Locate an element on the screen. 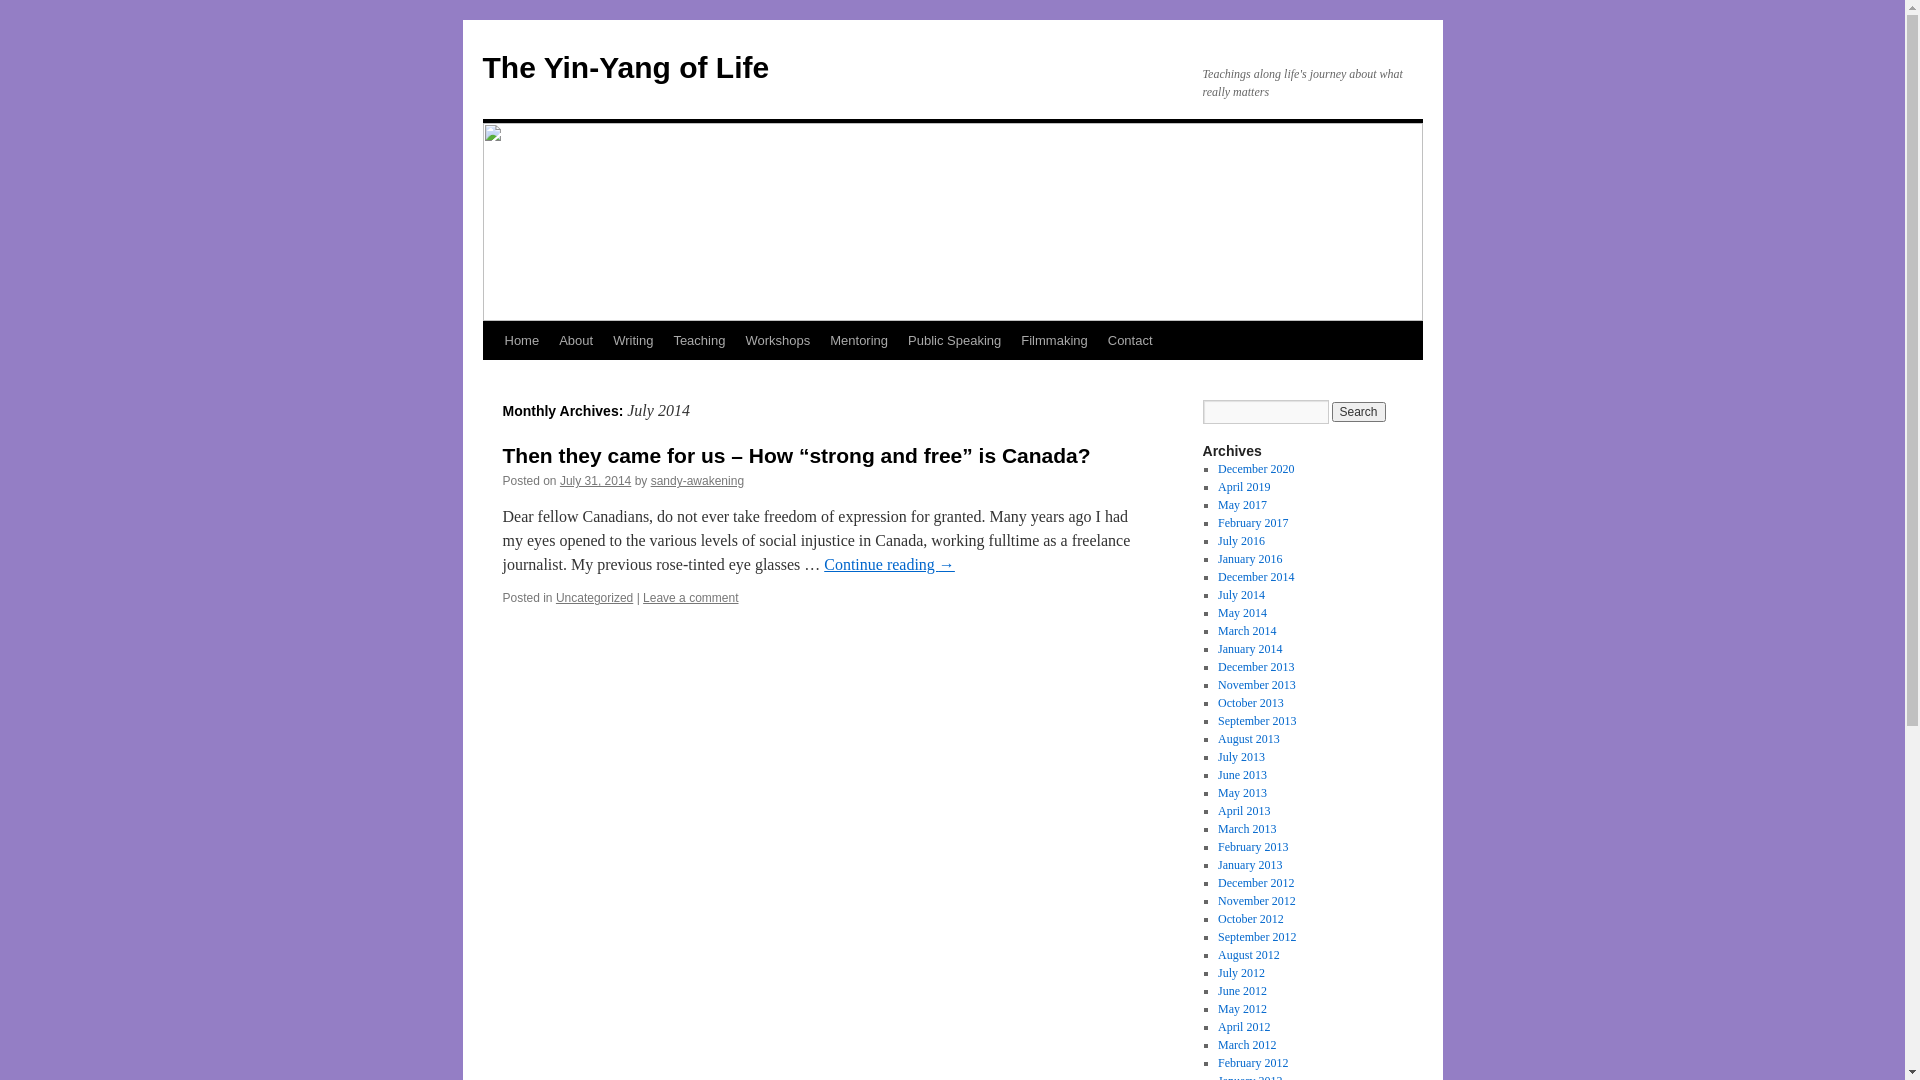 The height and width of the screenshot is (1080, 1920). 'About' is located at coordinates (575, 339).